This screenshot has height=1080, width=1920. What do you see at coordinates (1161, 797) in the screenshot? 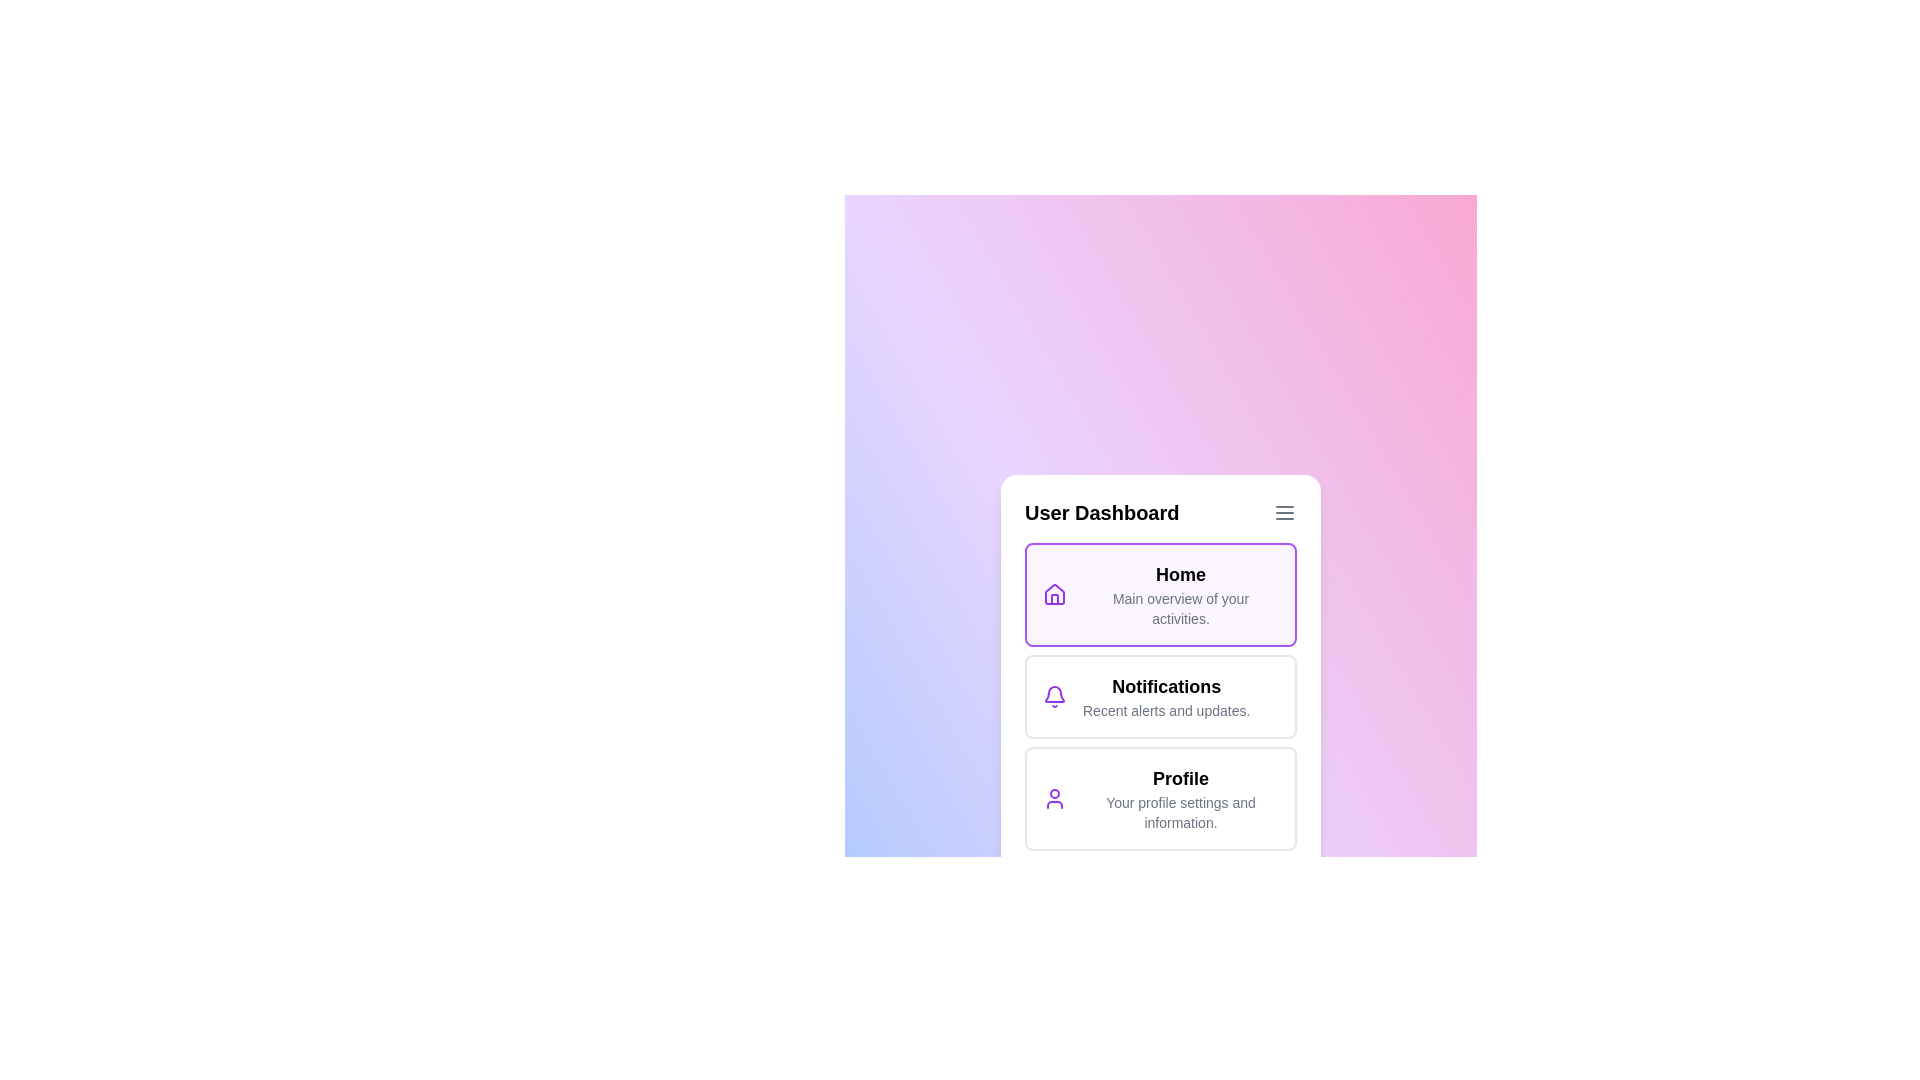
I see `the menu item Profile to navigate` at bounding box center [1161, 797].